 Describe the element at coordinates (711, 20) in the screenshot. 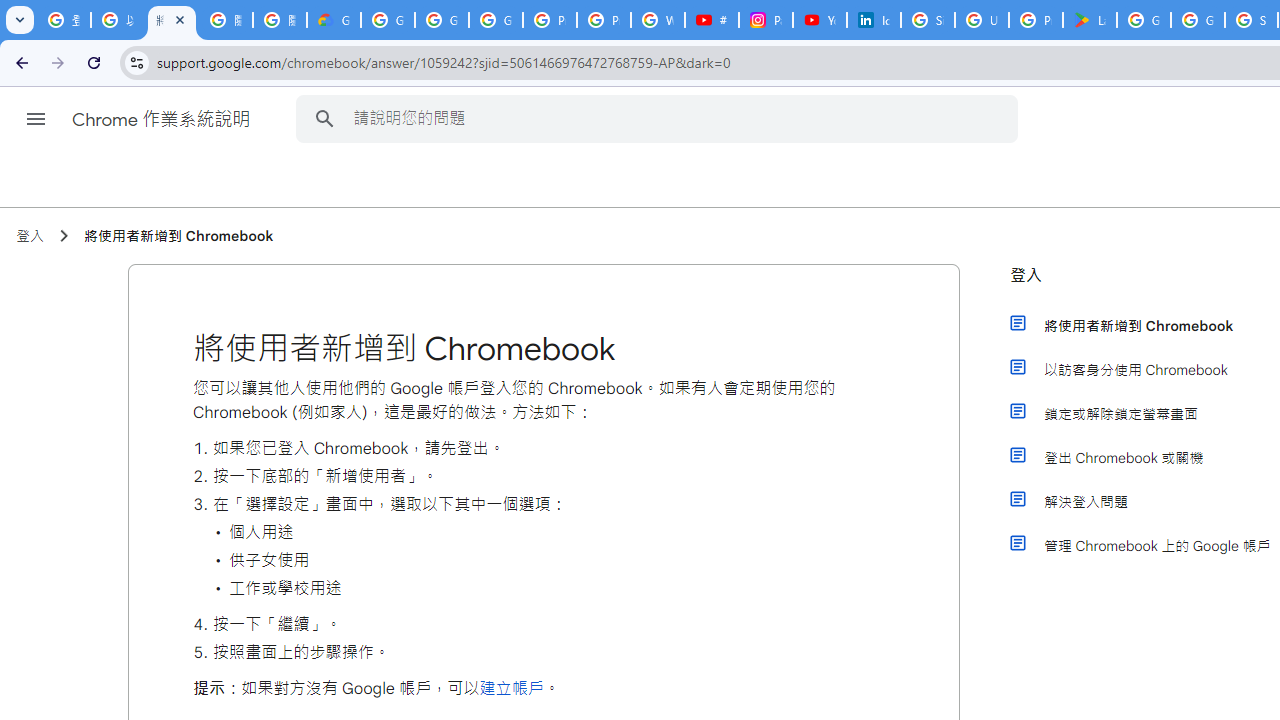

I see `'#nbabasketballhighlights - YouTube'` at that location.